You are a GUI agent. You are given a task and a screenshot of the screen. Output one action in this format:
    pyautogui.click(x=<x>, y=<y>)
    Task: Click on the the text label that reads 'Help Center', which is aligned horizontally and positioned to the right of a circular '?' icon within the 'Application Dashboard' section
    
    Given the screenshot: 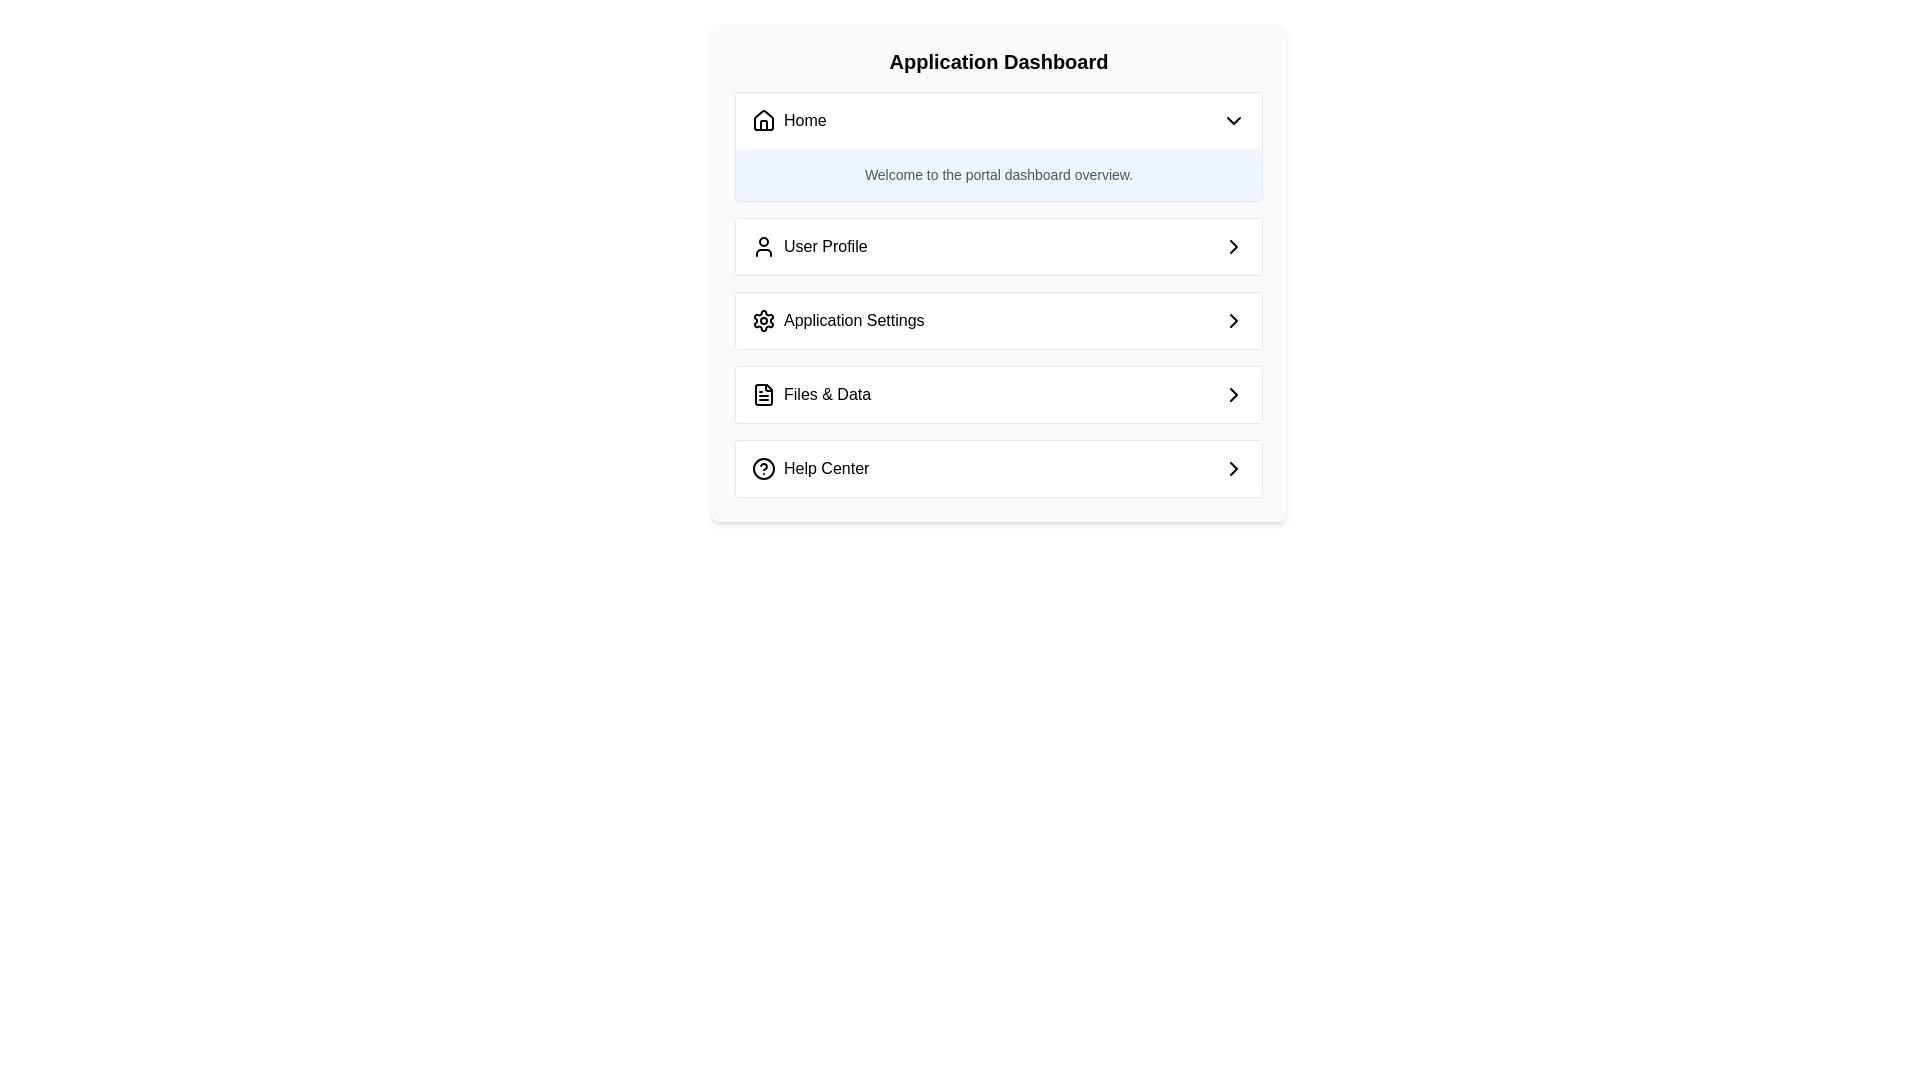 What is the action you would take?
    pyautogui.click(x=810, y=469)
    